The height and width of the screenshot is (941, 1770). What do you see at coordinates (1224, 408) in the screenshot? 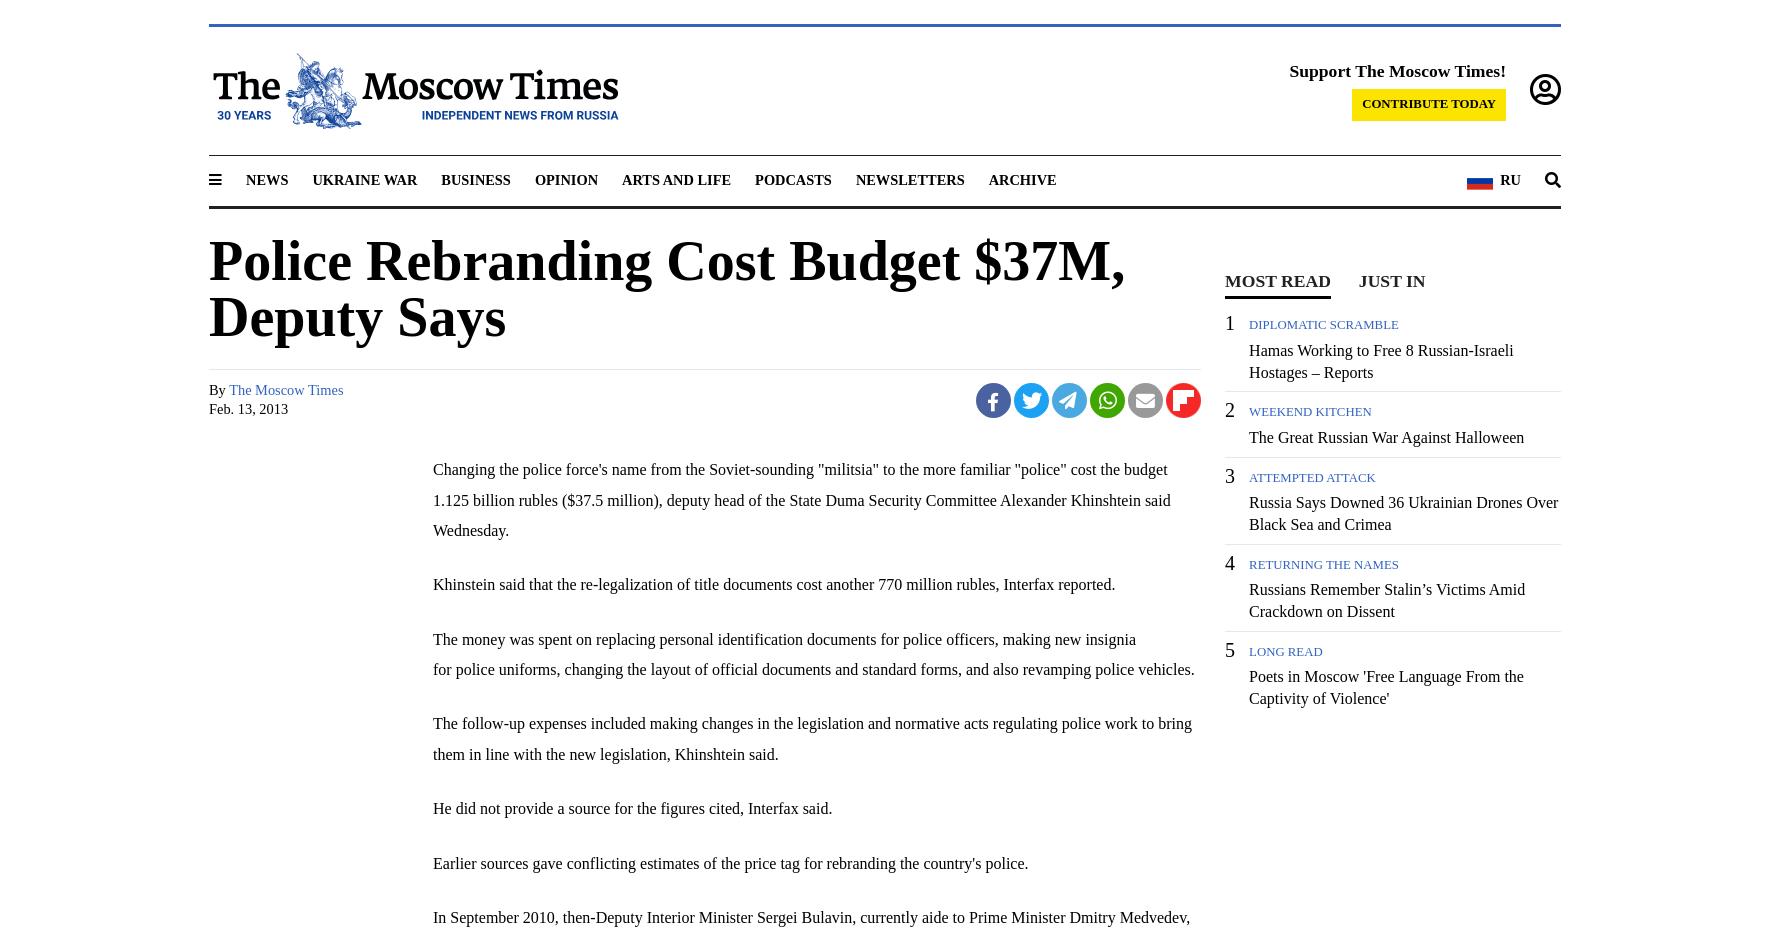
I see `'2'` at bounding box center [1224, 408].